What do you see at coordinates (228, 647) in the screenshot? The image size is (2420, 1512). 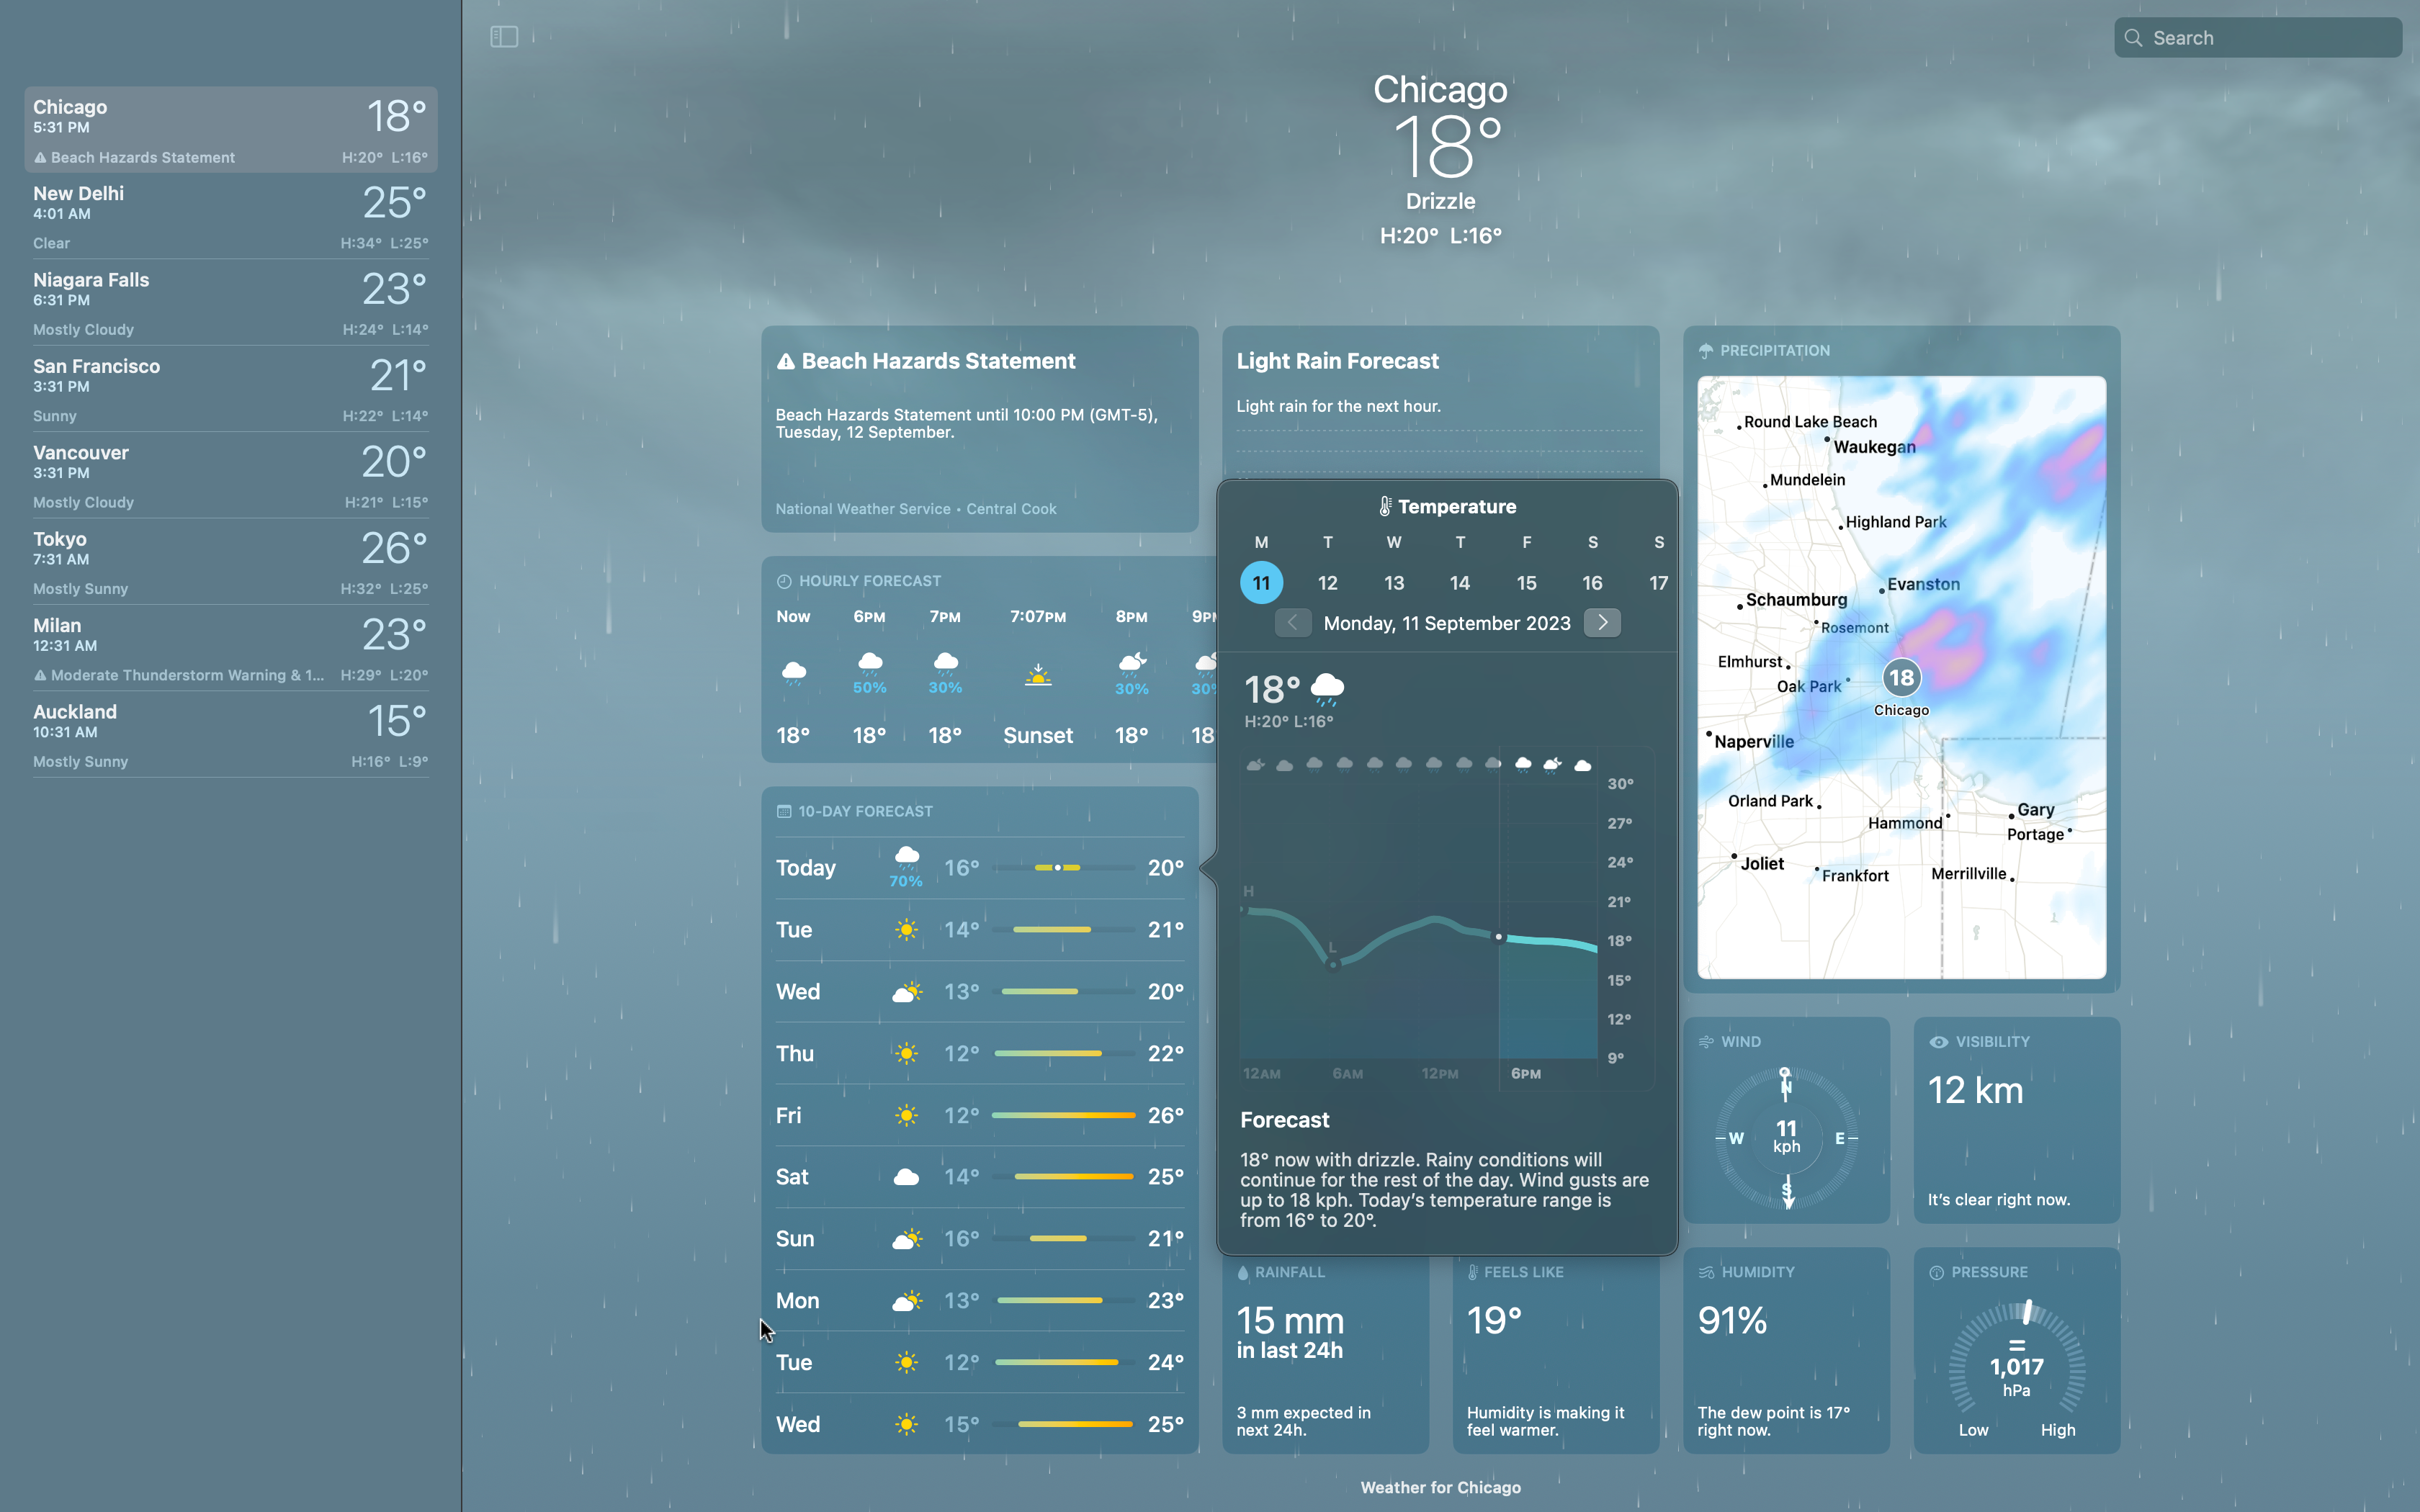 I see `Show the weather conditions in Milan` at bounding box center [228, 647].